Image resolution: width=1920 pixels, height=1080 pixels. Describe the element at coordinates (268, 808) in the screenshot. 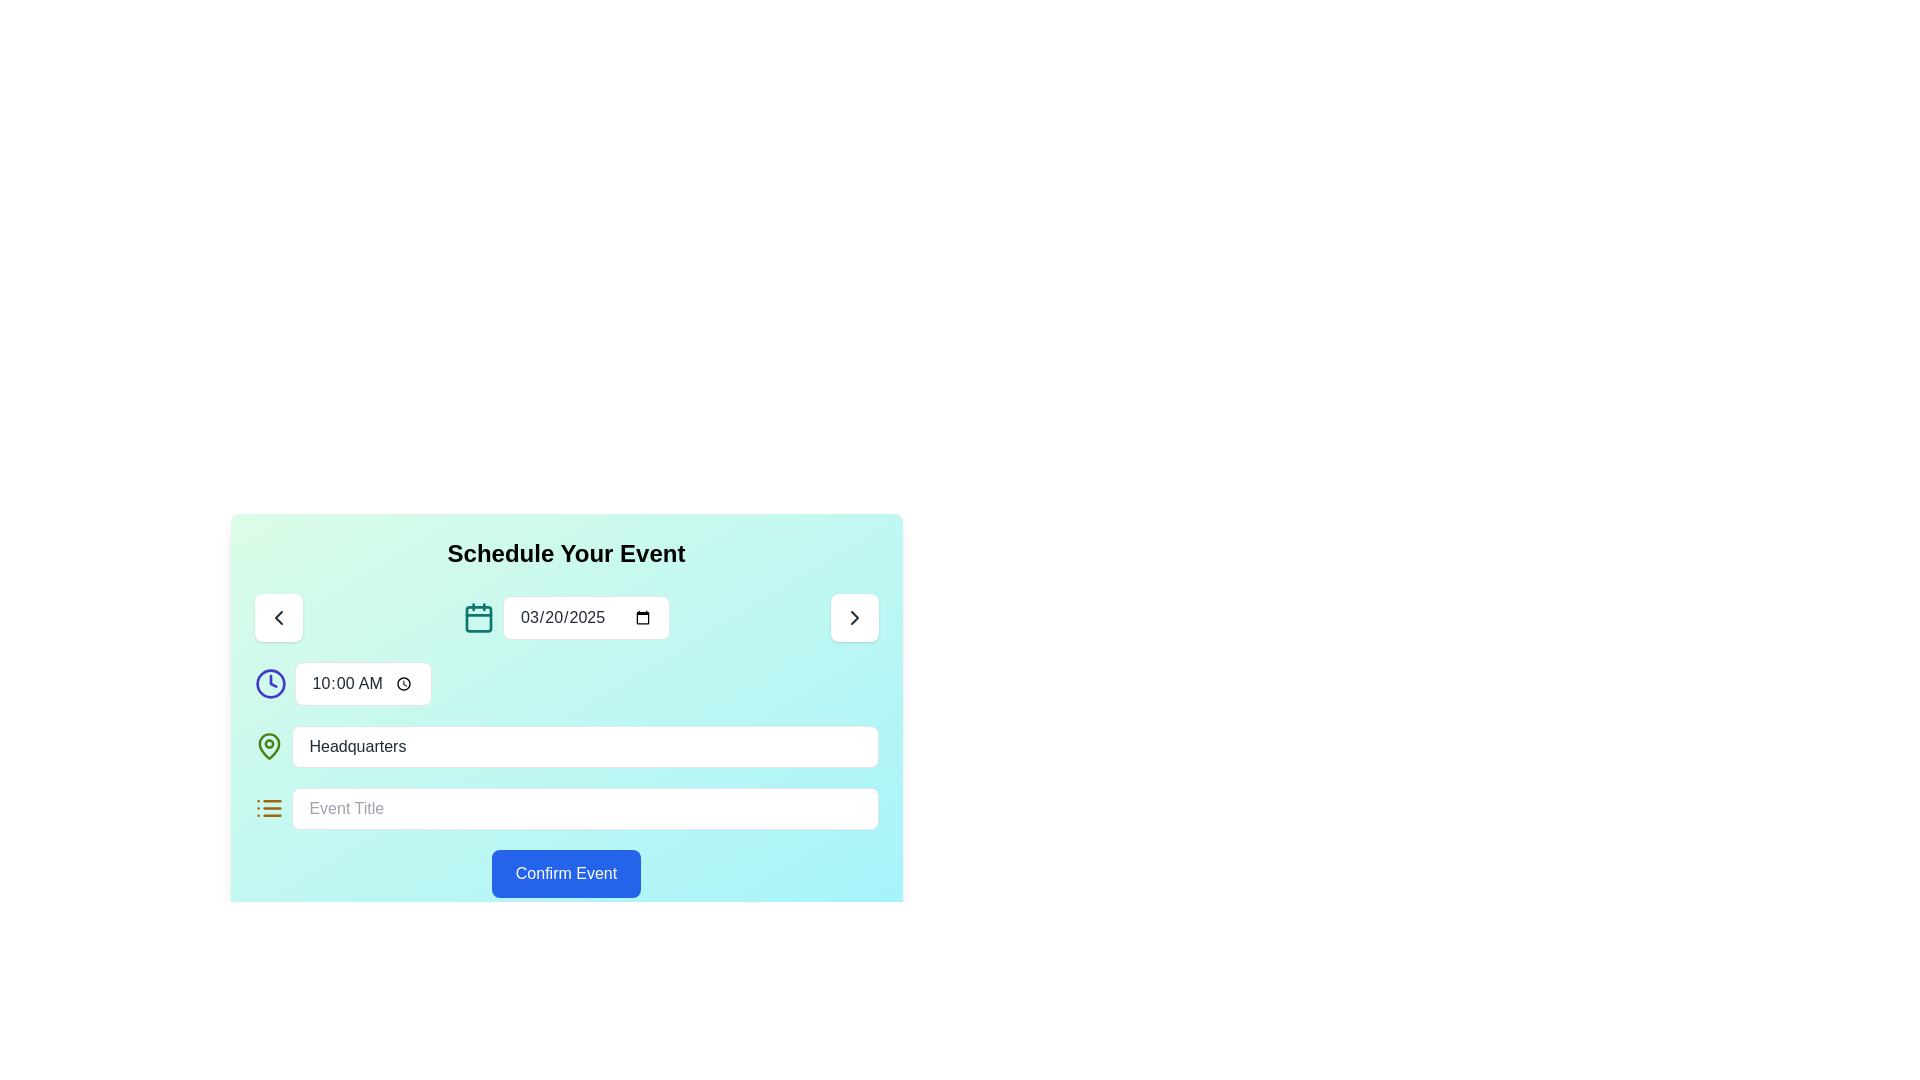

I see `the yellow list icon consisting of three horizontal lines, positioned to the left of the 'Event Title' input field` at that location.